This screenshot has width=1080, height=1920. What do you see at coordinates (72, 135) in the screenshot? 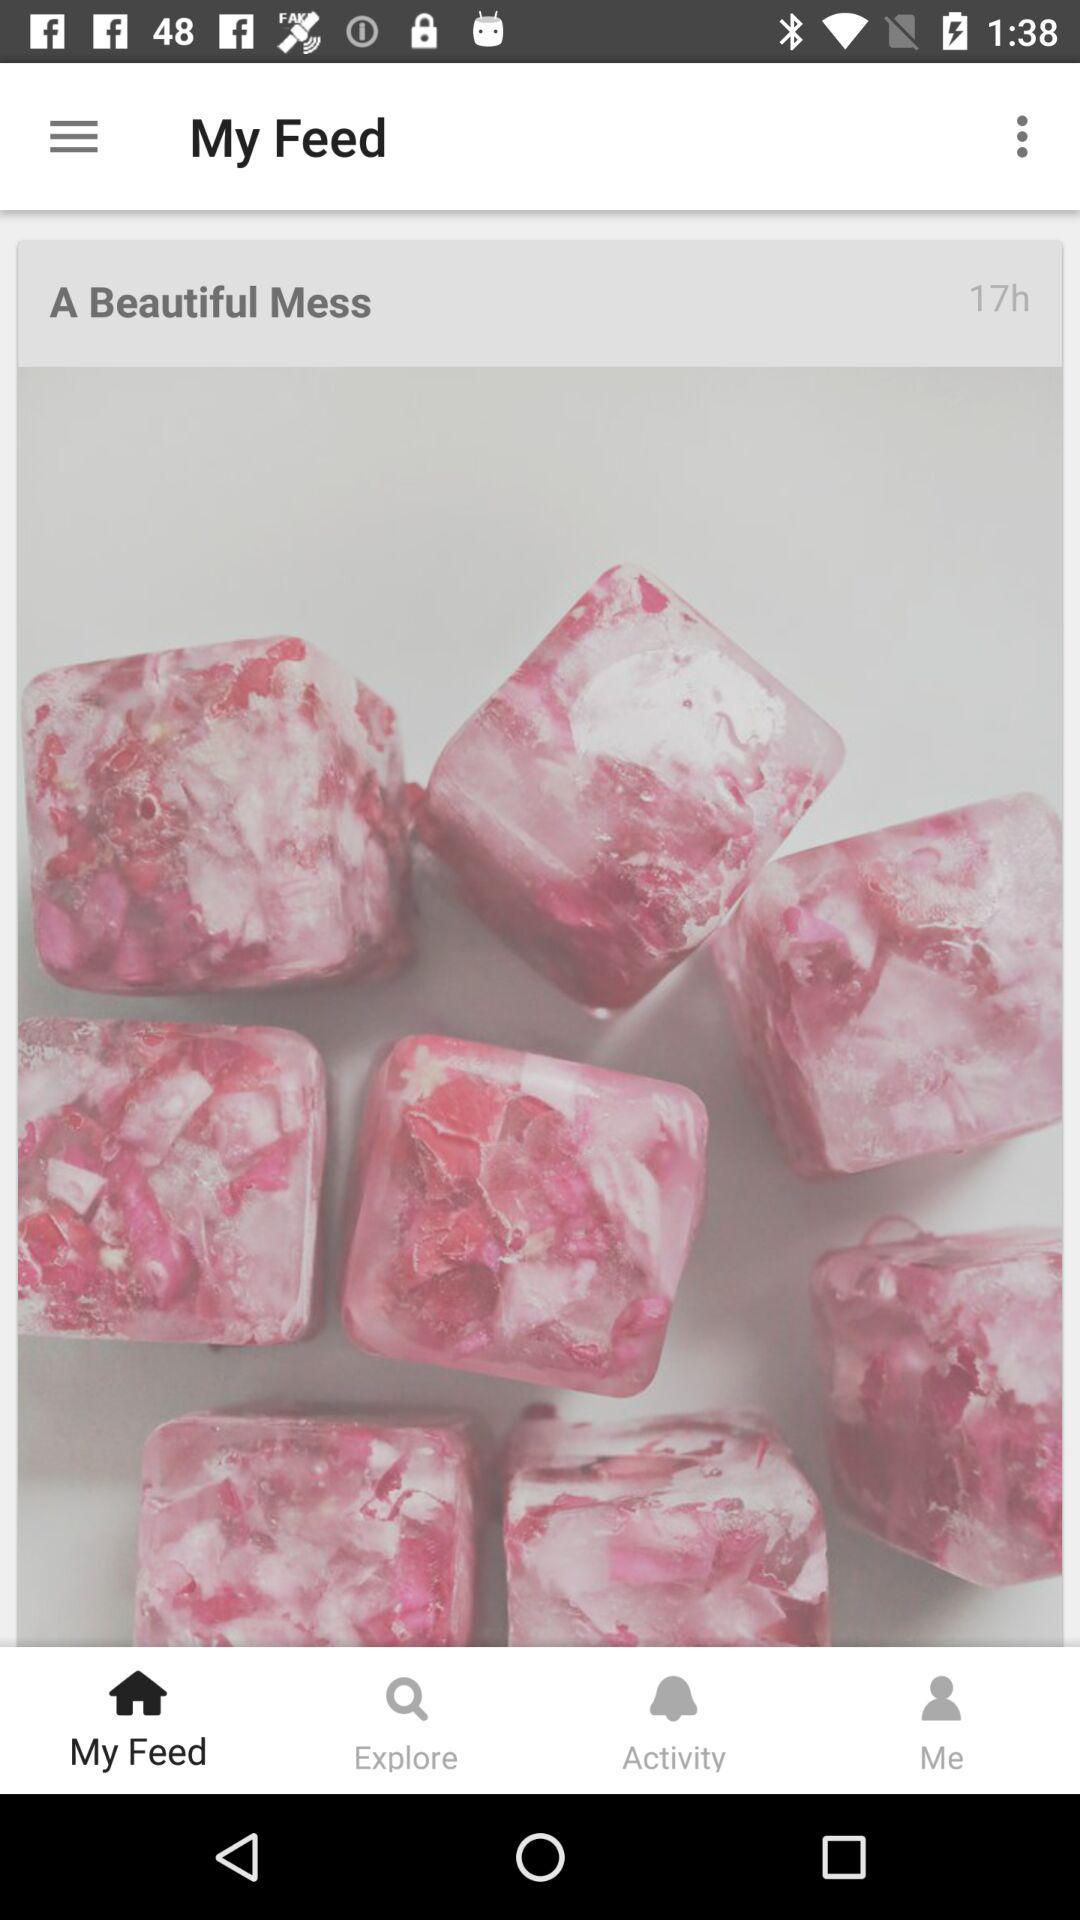
I see `the icon to the left of my feed icon` at bounding box center [72, 135].